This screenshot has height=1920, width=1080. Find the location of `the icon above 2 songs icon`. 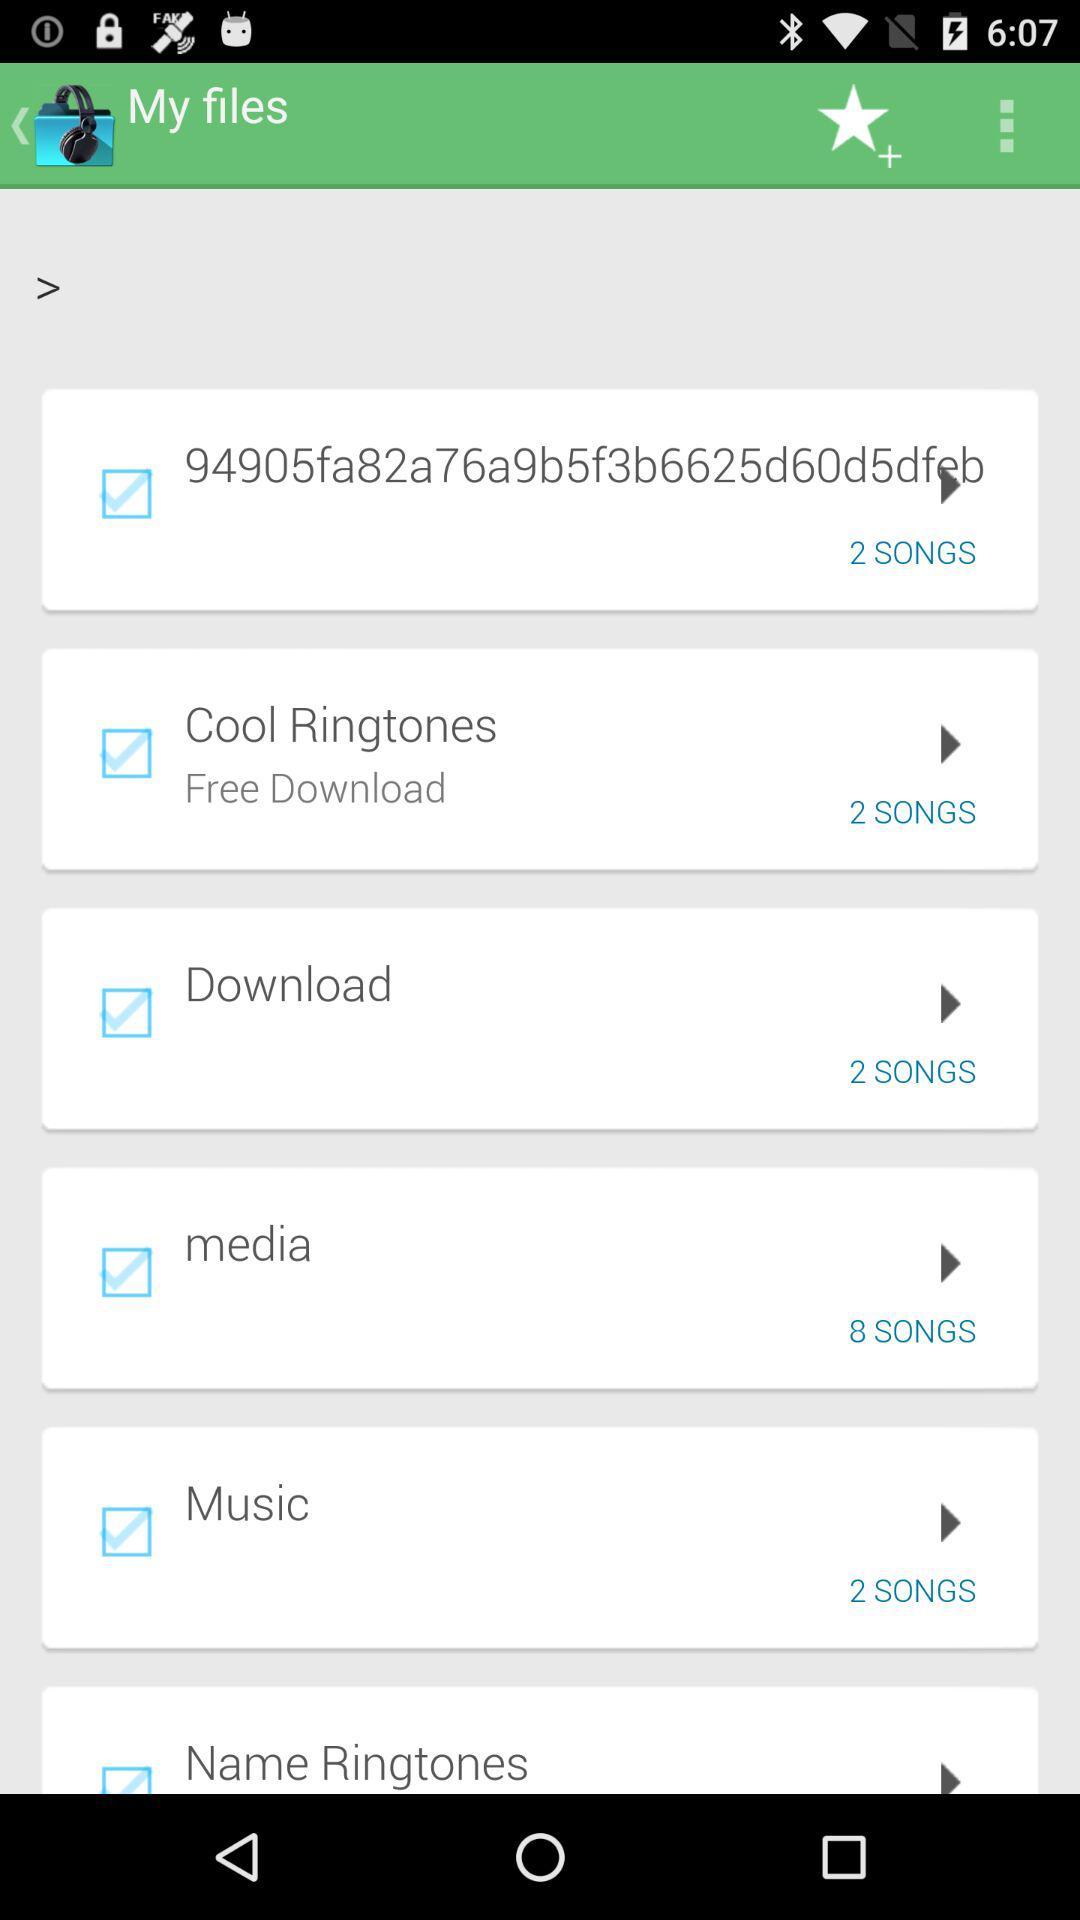

the icon above 2 songs icon is located at coordinates (596, 462).